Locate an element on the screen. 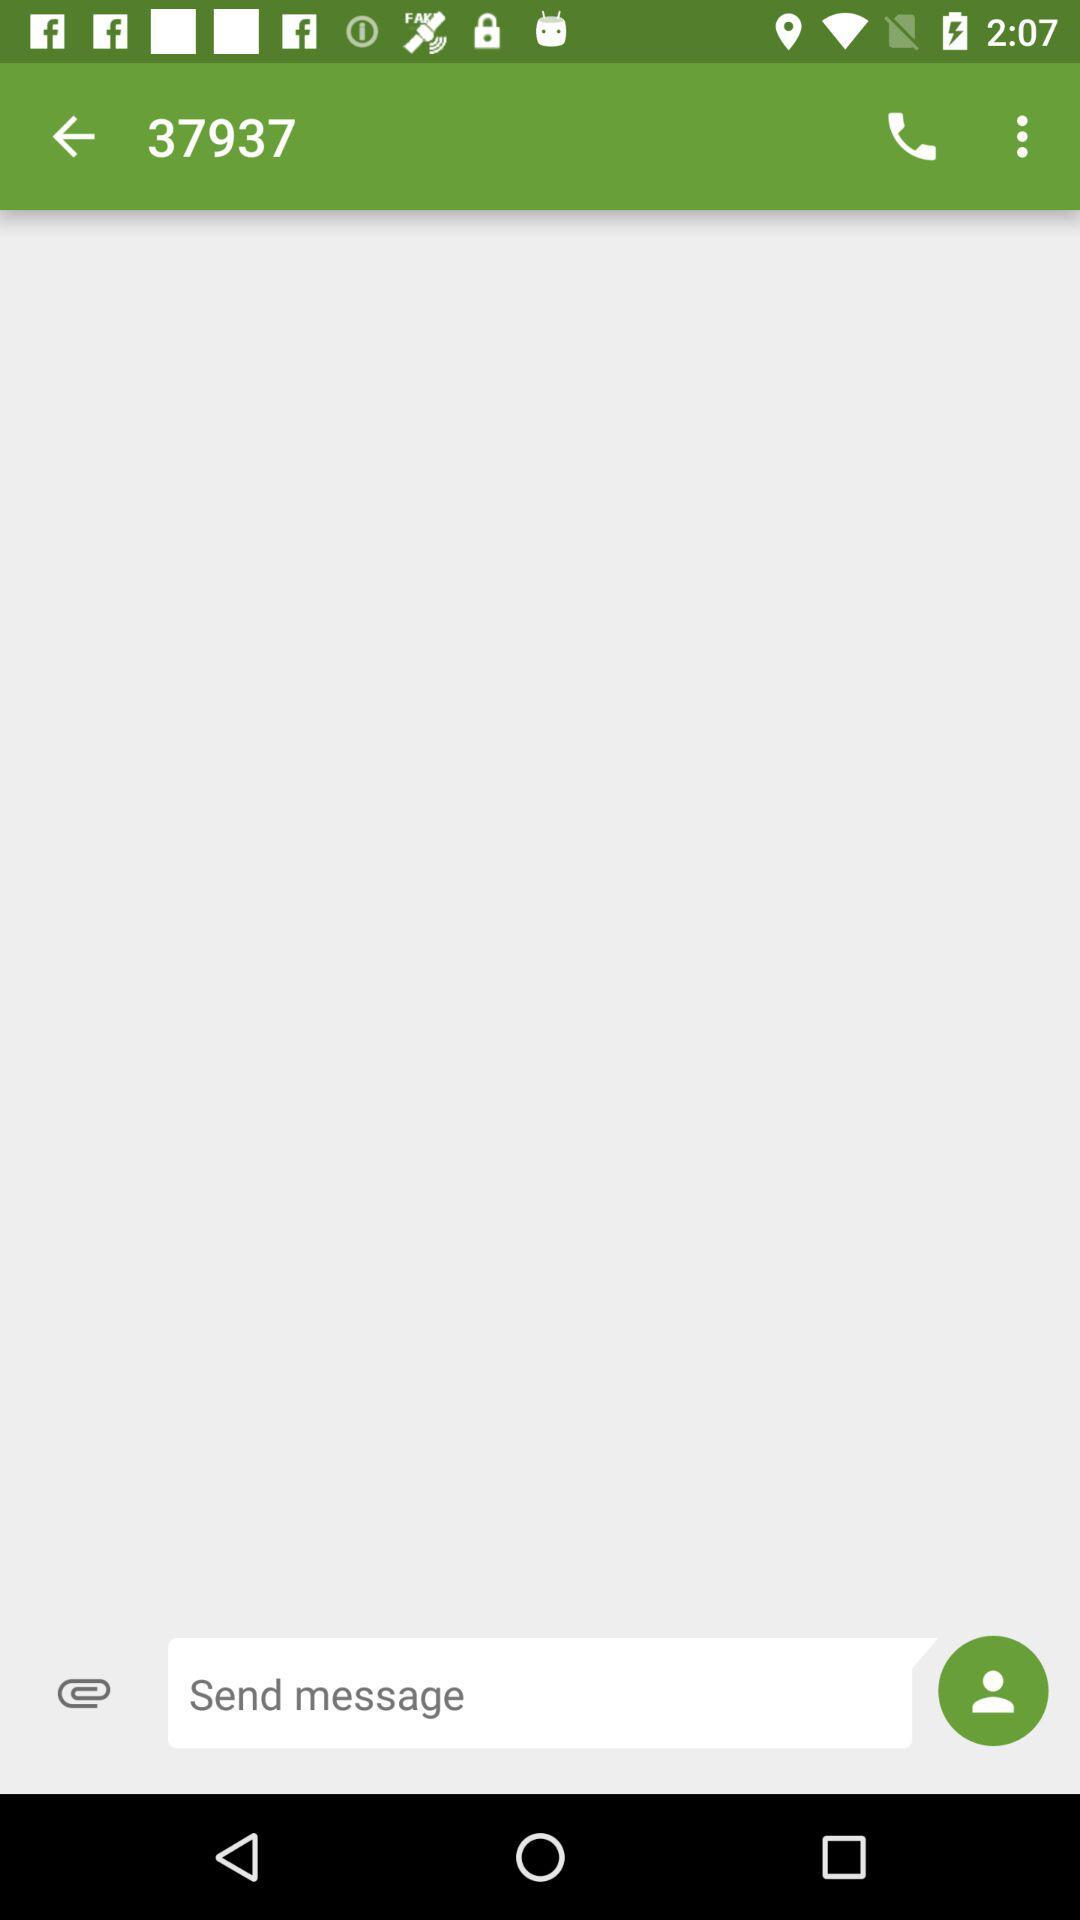 This screenshot has height=1920, width=1080. the avatar icon is located at coordinates (993, 1689).